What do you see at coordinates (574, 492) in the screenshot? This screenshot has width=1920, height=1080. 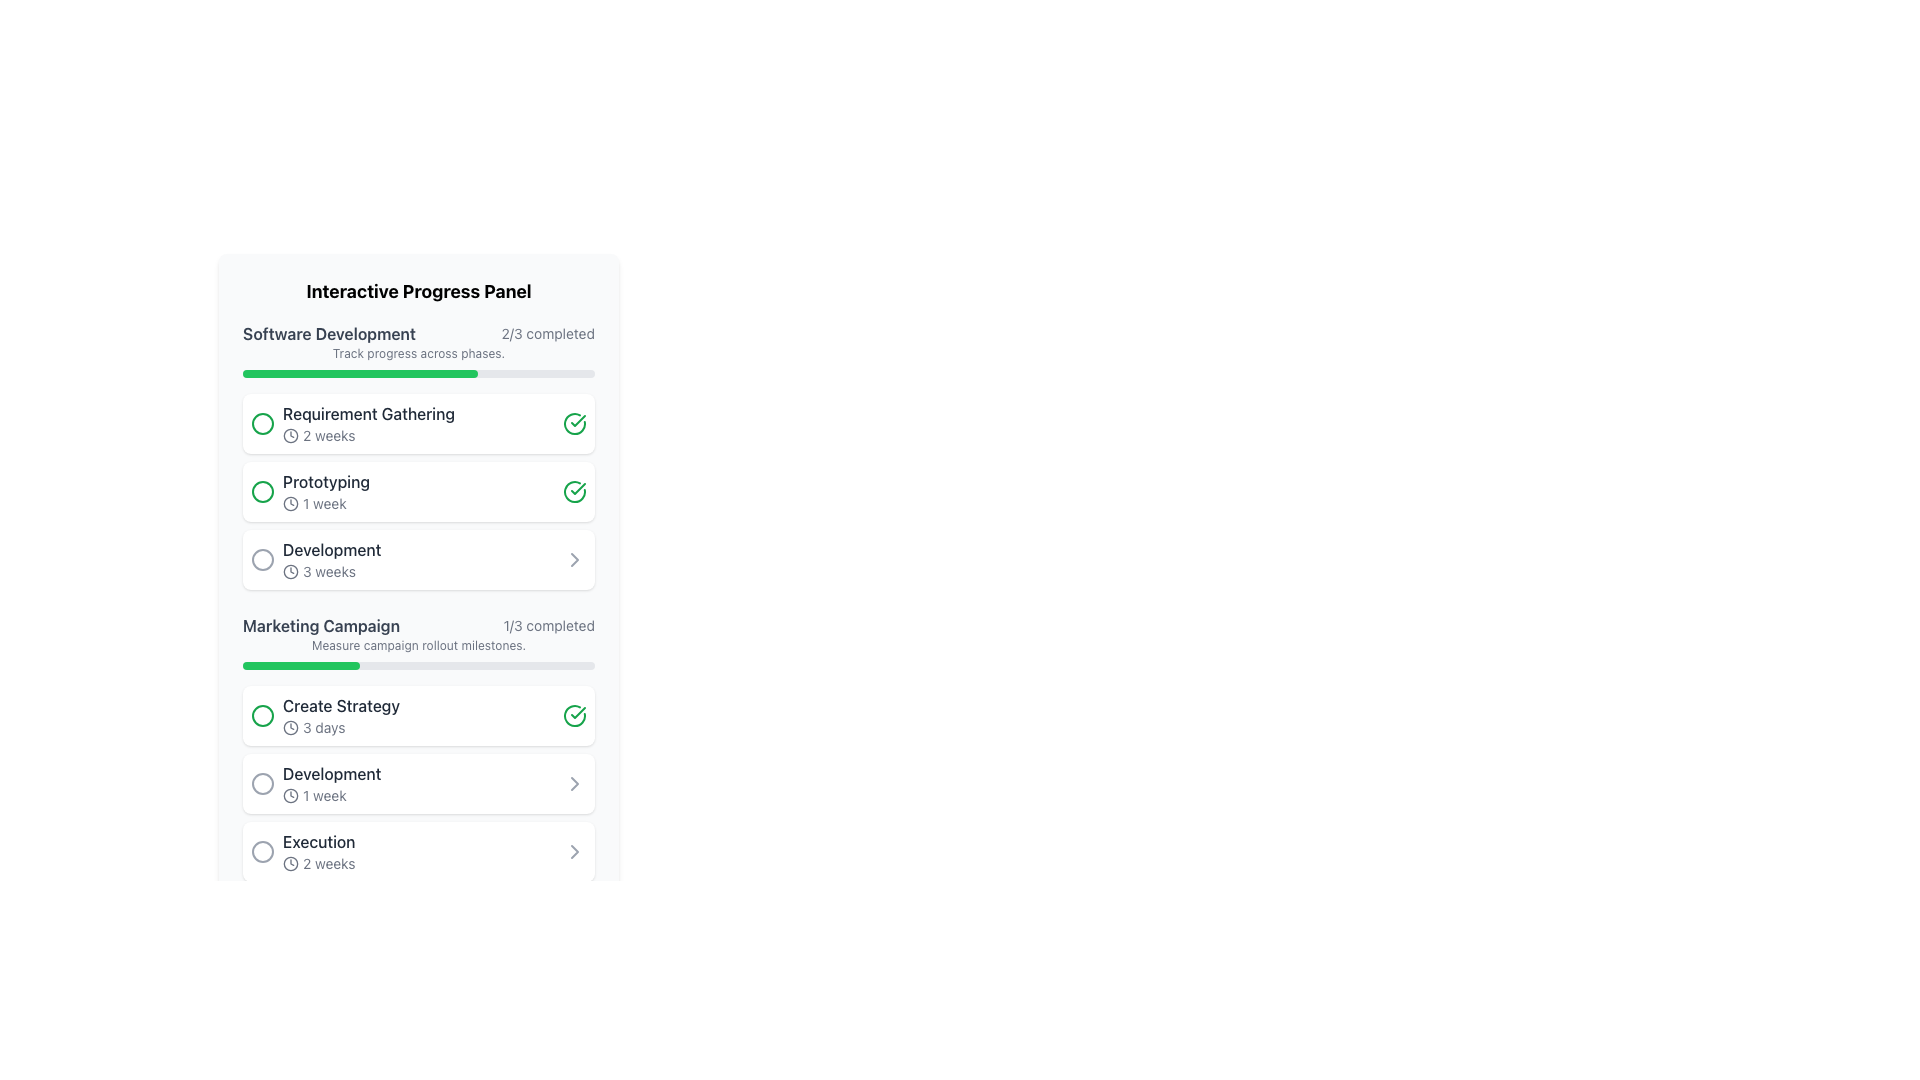 I see `the circular arc element of the check-circle icon in the SVG graphic, which is styled with a green color and a 2-pixel border, located in the center right of the 'Prototyping' entry in the 'Software Development' section of the progress panel` at bounding box center [574, 492].